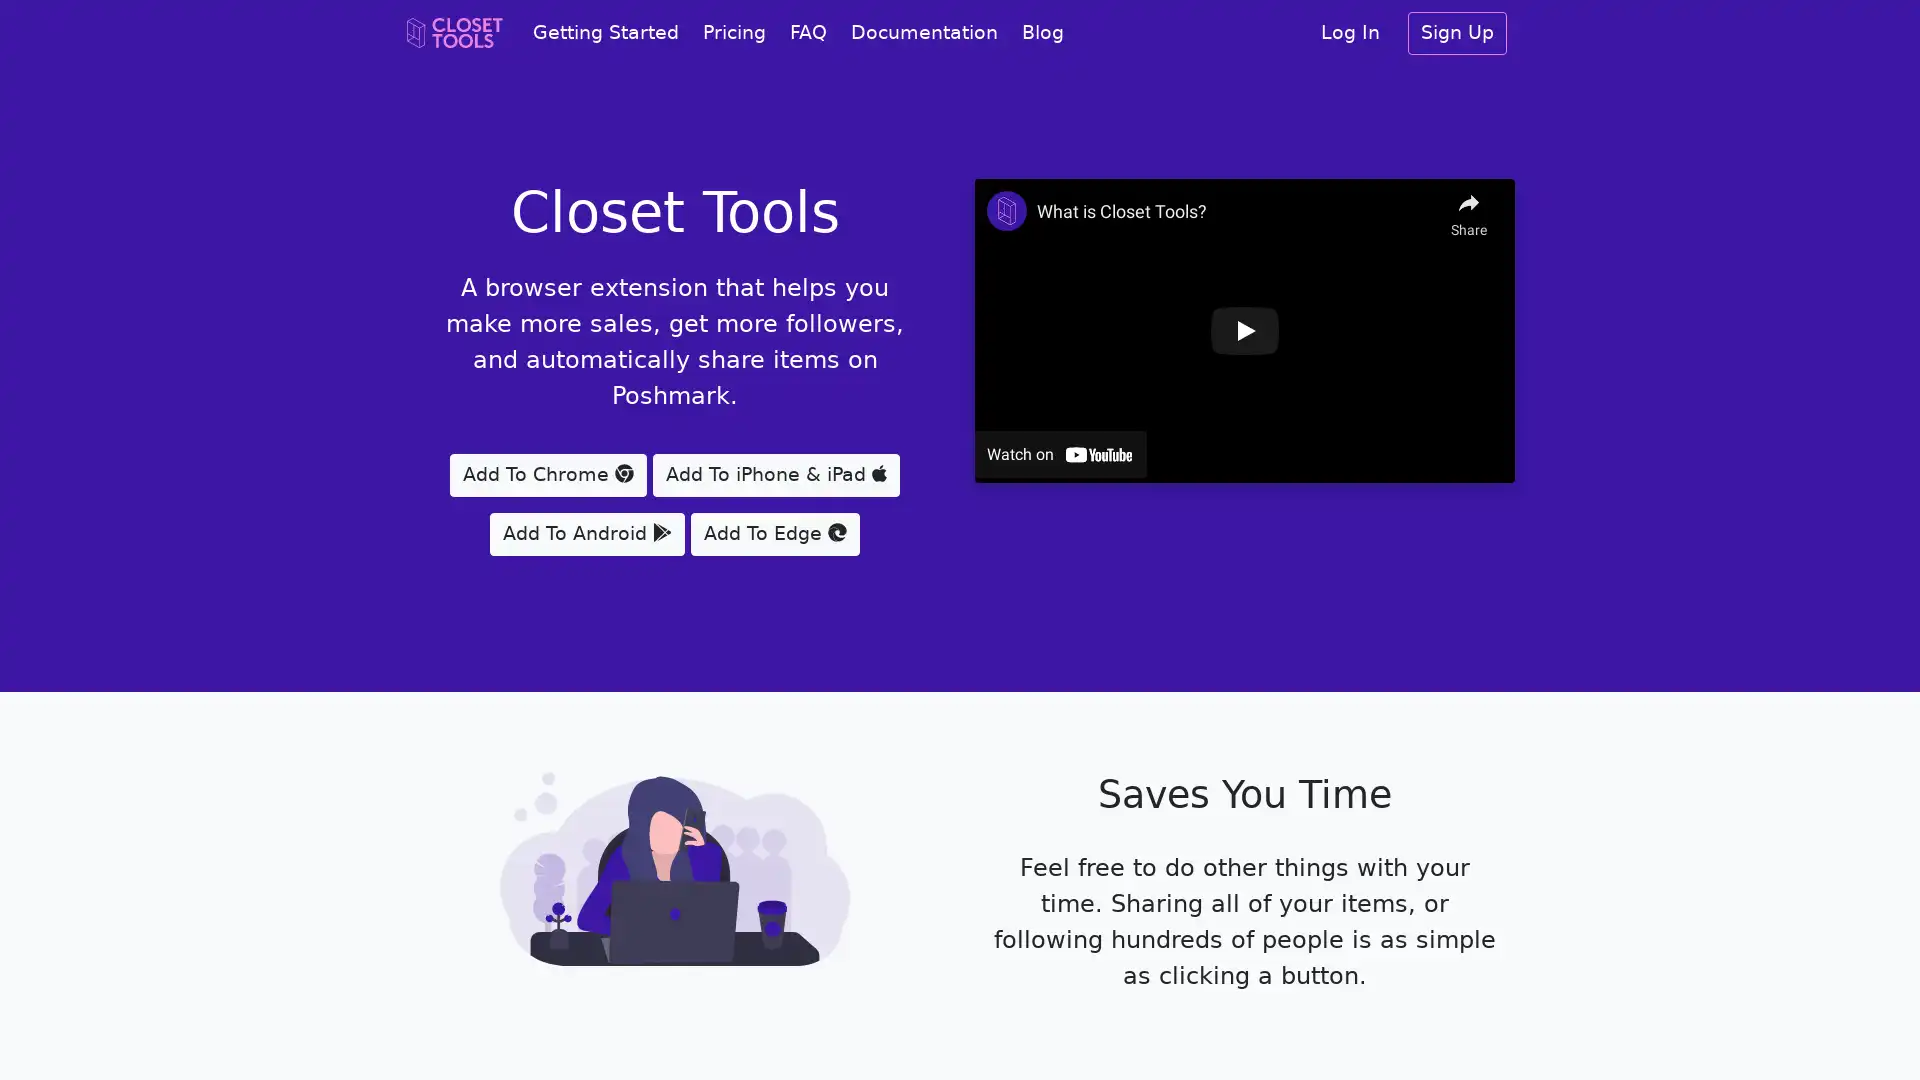 The width and height of the screenshot is (1920, 1080). I want to click on Add To Chrome, so click(548, 474).